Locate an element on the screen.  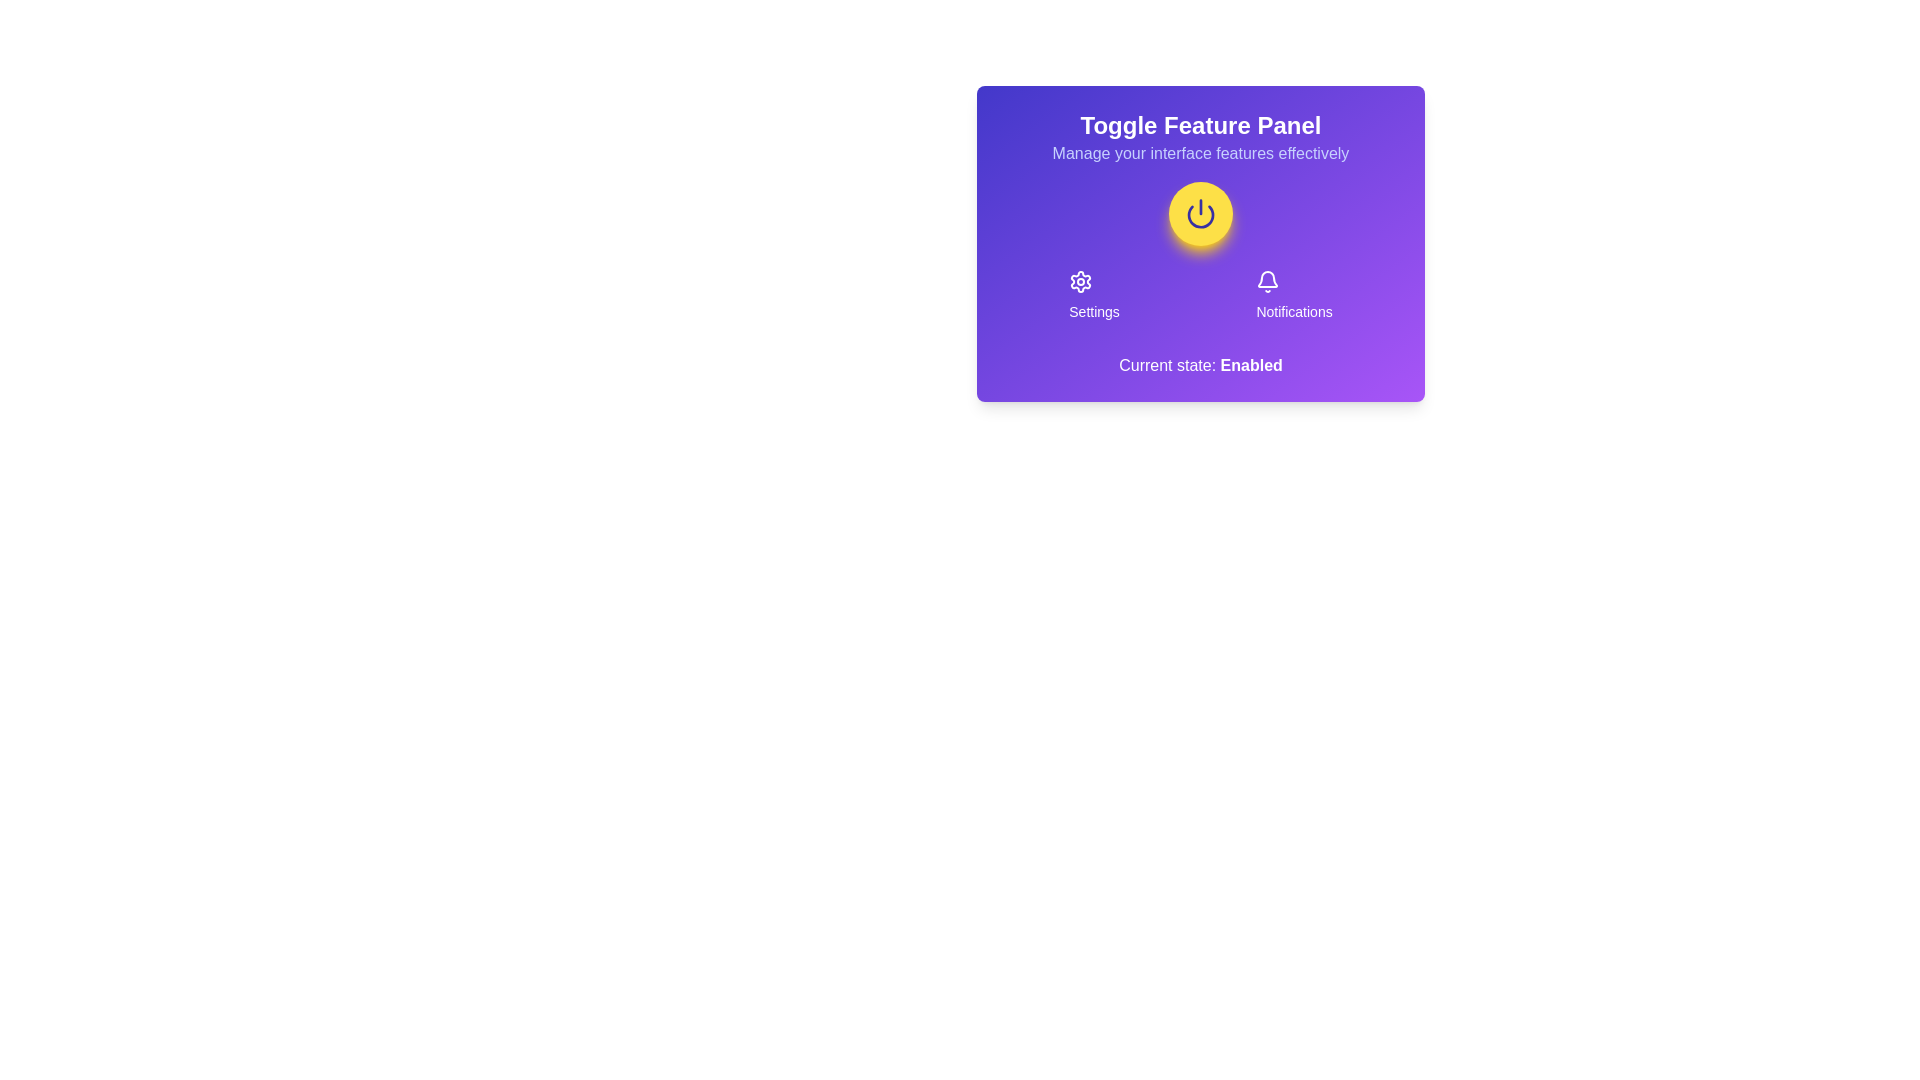
the notifications icon located in the right section of the purple panel is located at coordinates (1267, 279).